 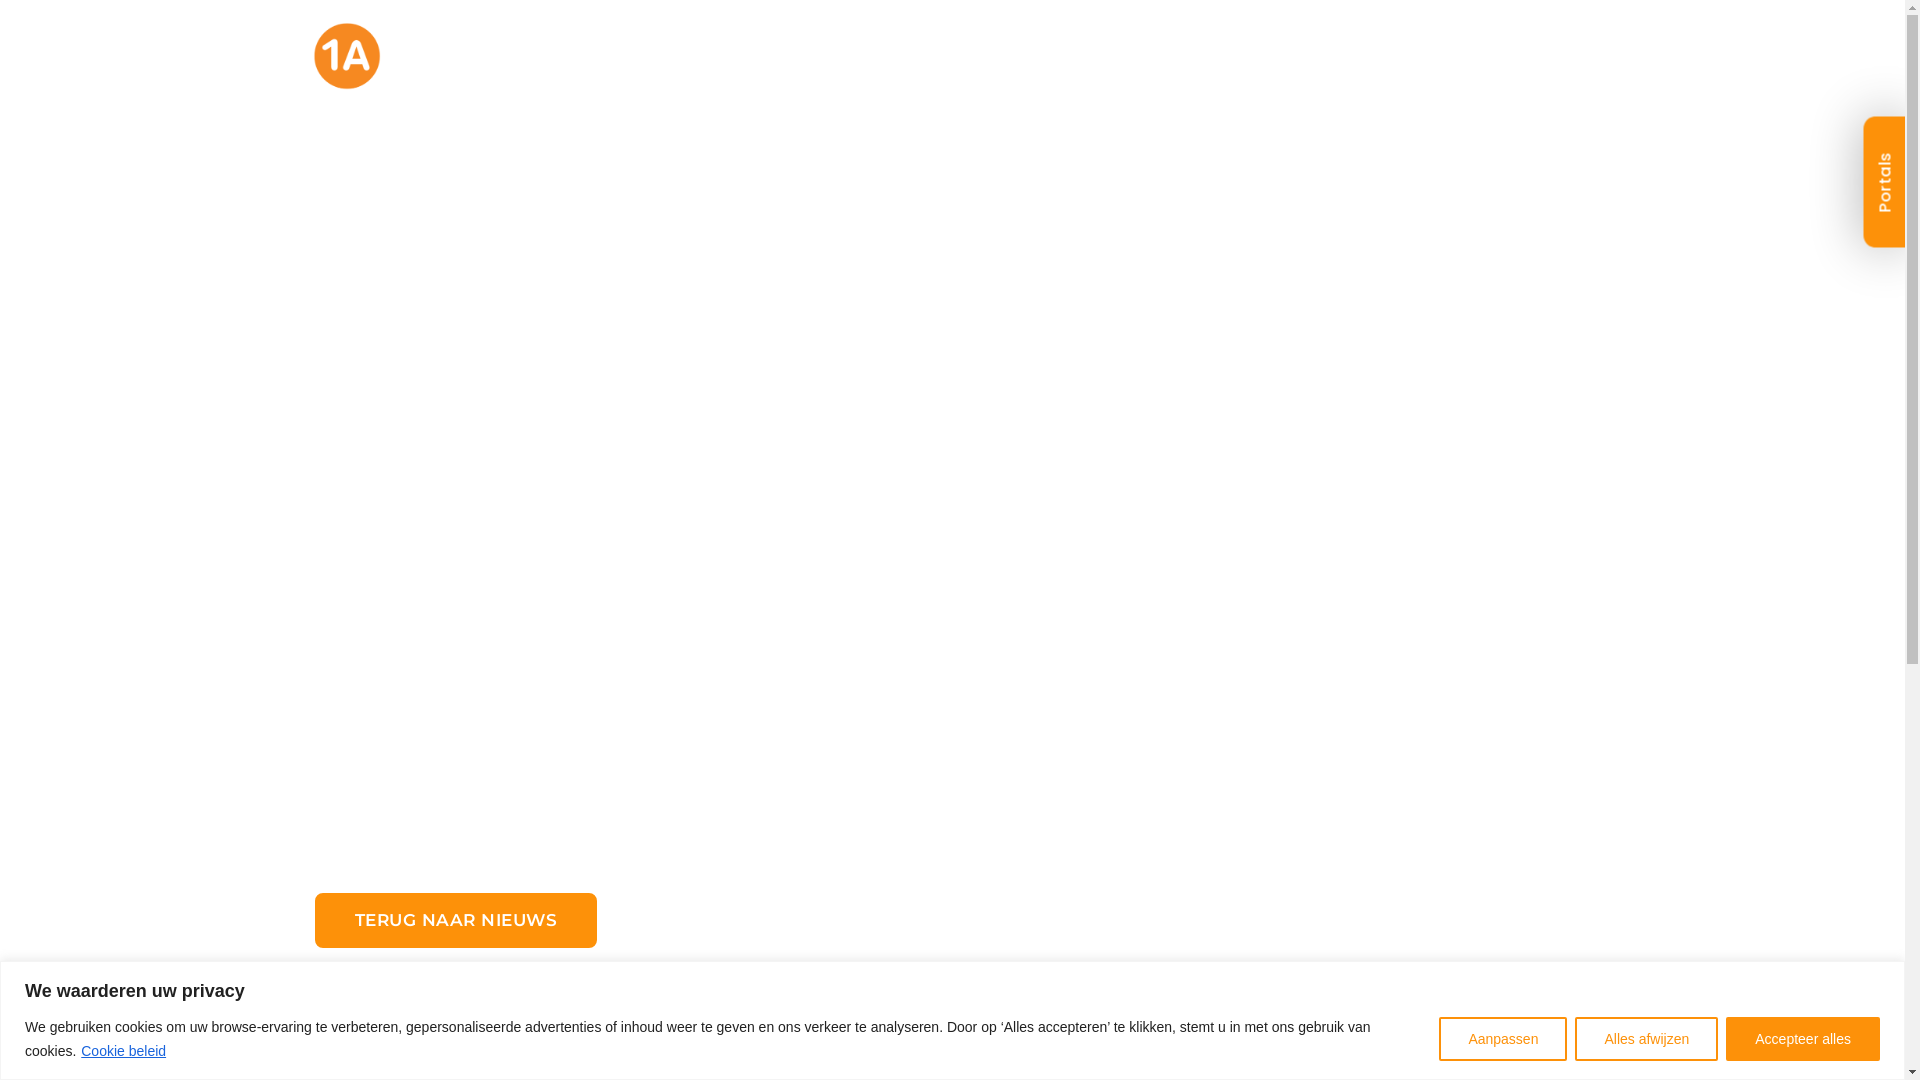 What do you see at coordinates (1045, 68) in the screenshot?
I see `'over ons'` at bounding box center [1045, 68].